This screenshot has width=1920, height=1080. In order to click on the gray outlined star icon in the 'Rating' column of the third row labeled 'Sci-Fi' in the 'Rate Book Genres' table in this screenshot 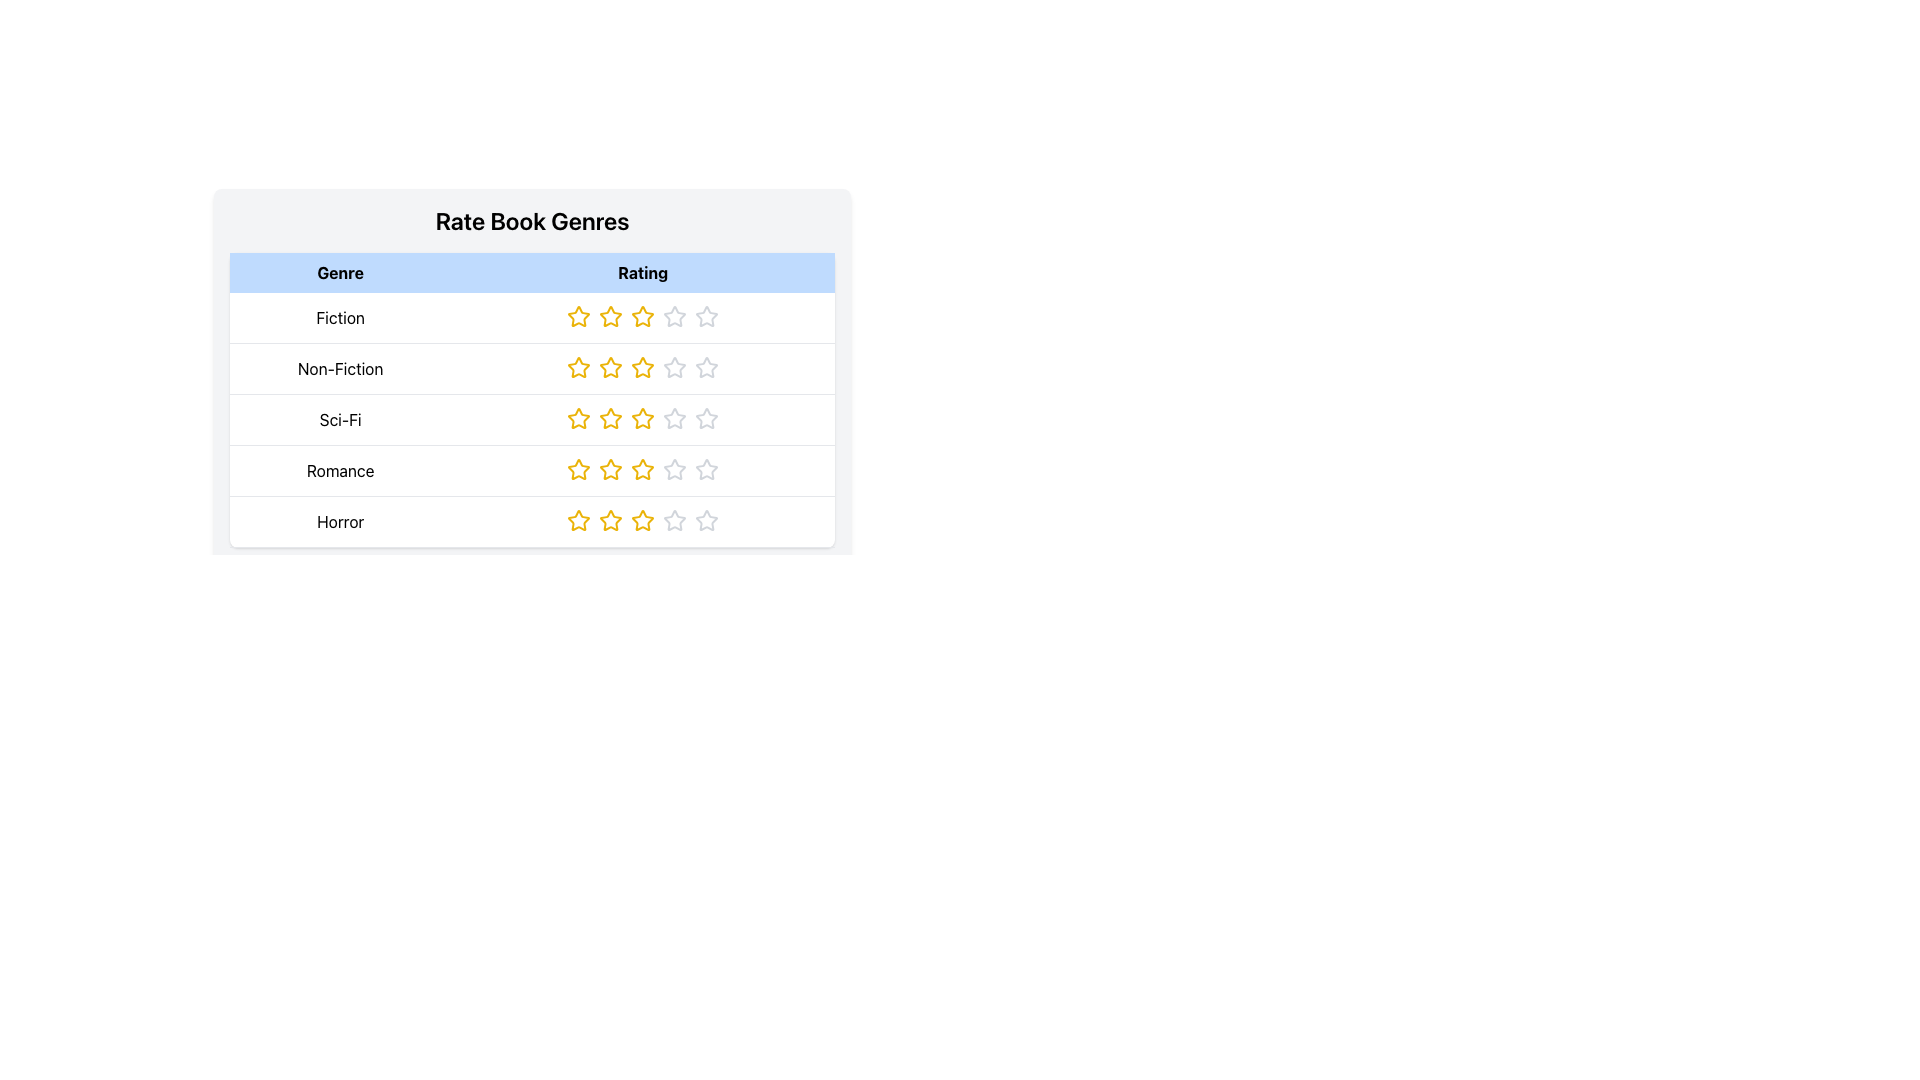, I will do `click(707, 418)`.